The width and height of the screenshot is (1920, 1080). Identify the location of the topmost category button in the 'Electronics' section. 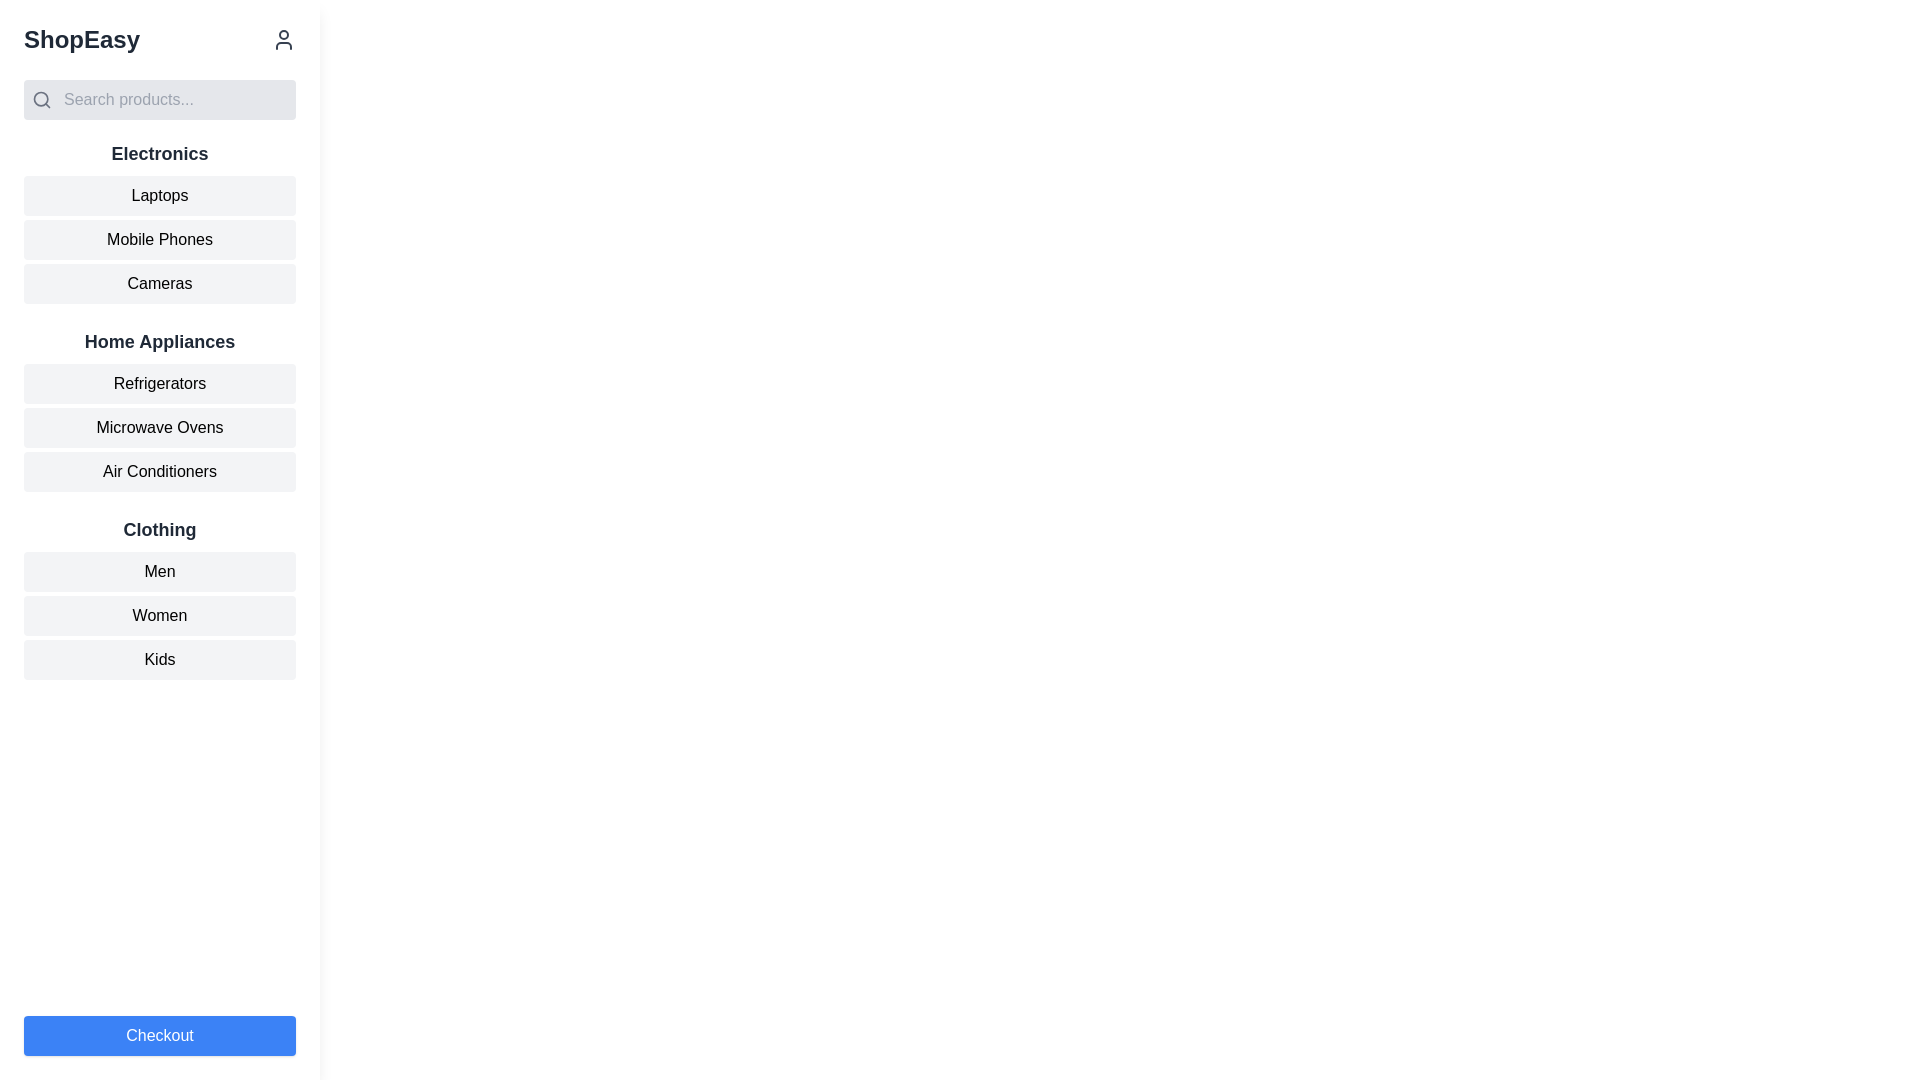
(158, 196).